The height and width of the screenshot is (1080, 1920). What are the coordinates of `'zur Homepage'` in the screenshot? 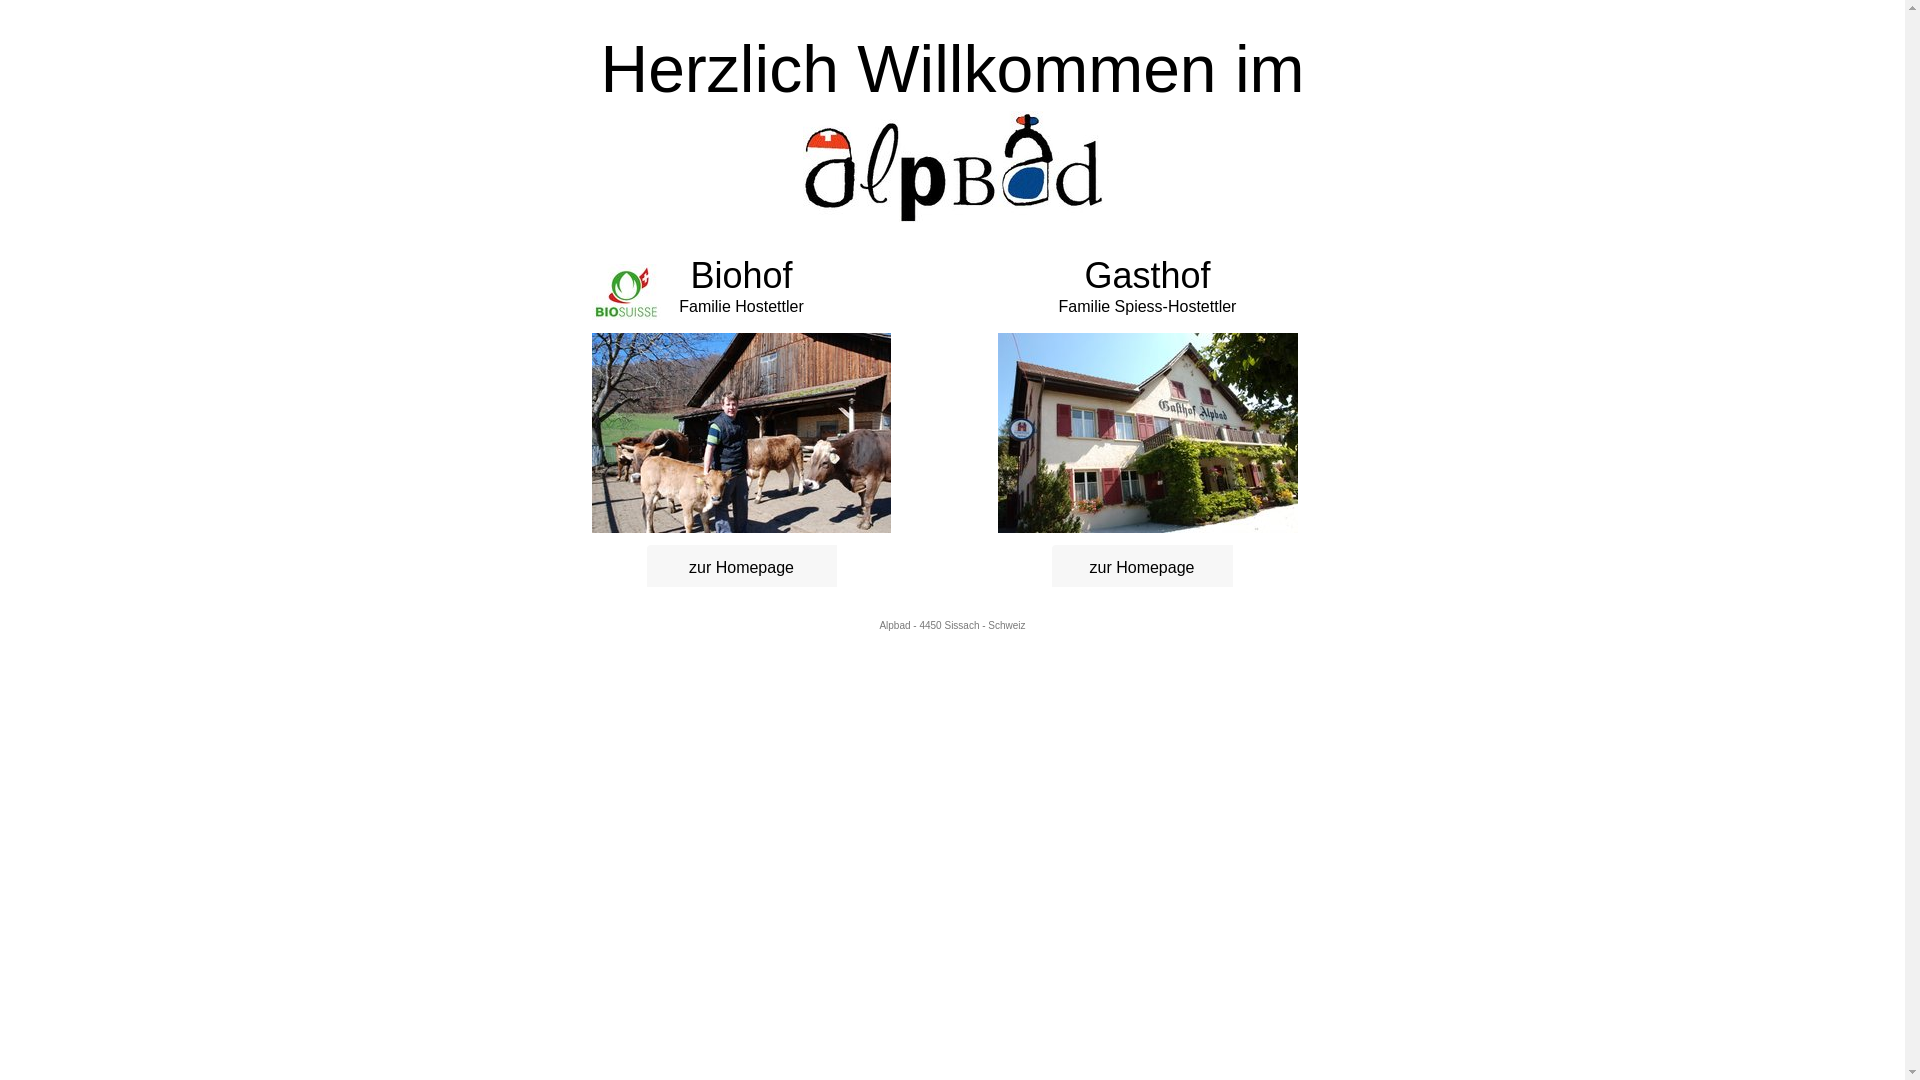 It's located at (656, 567).